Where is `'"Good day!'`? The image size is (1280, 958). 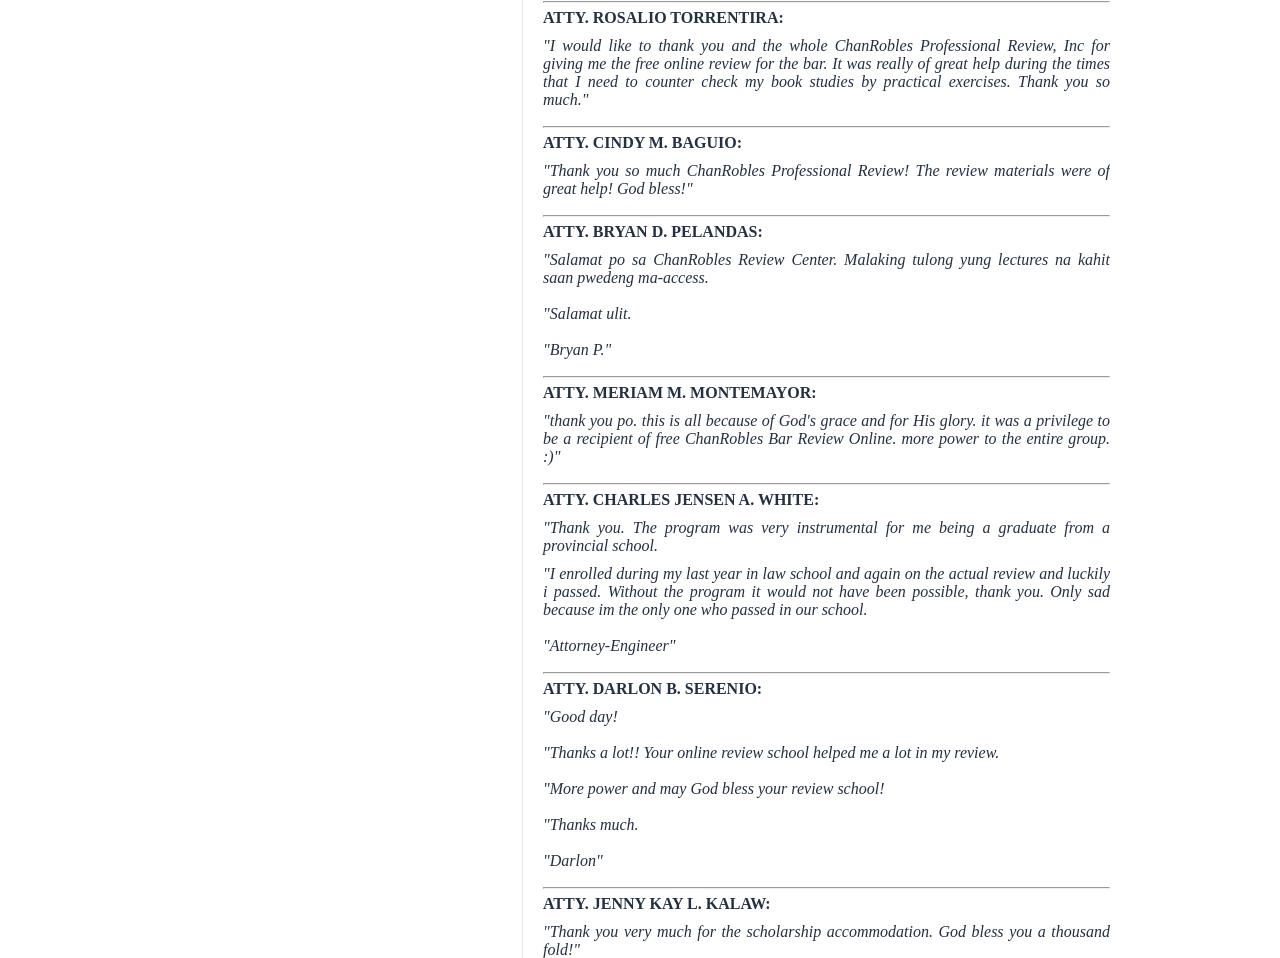
'"Good day!' is located at coordinates (578, 715).